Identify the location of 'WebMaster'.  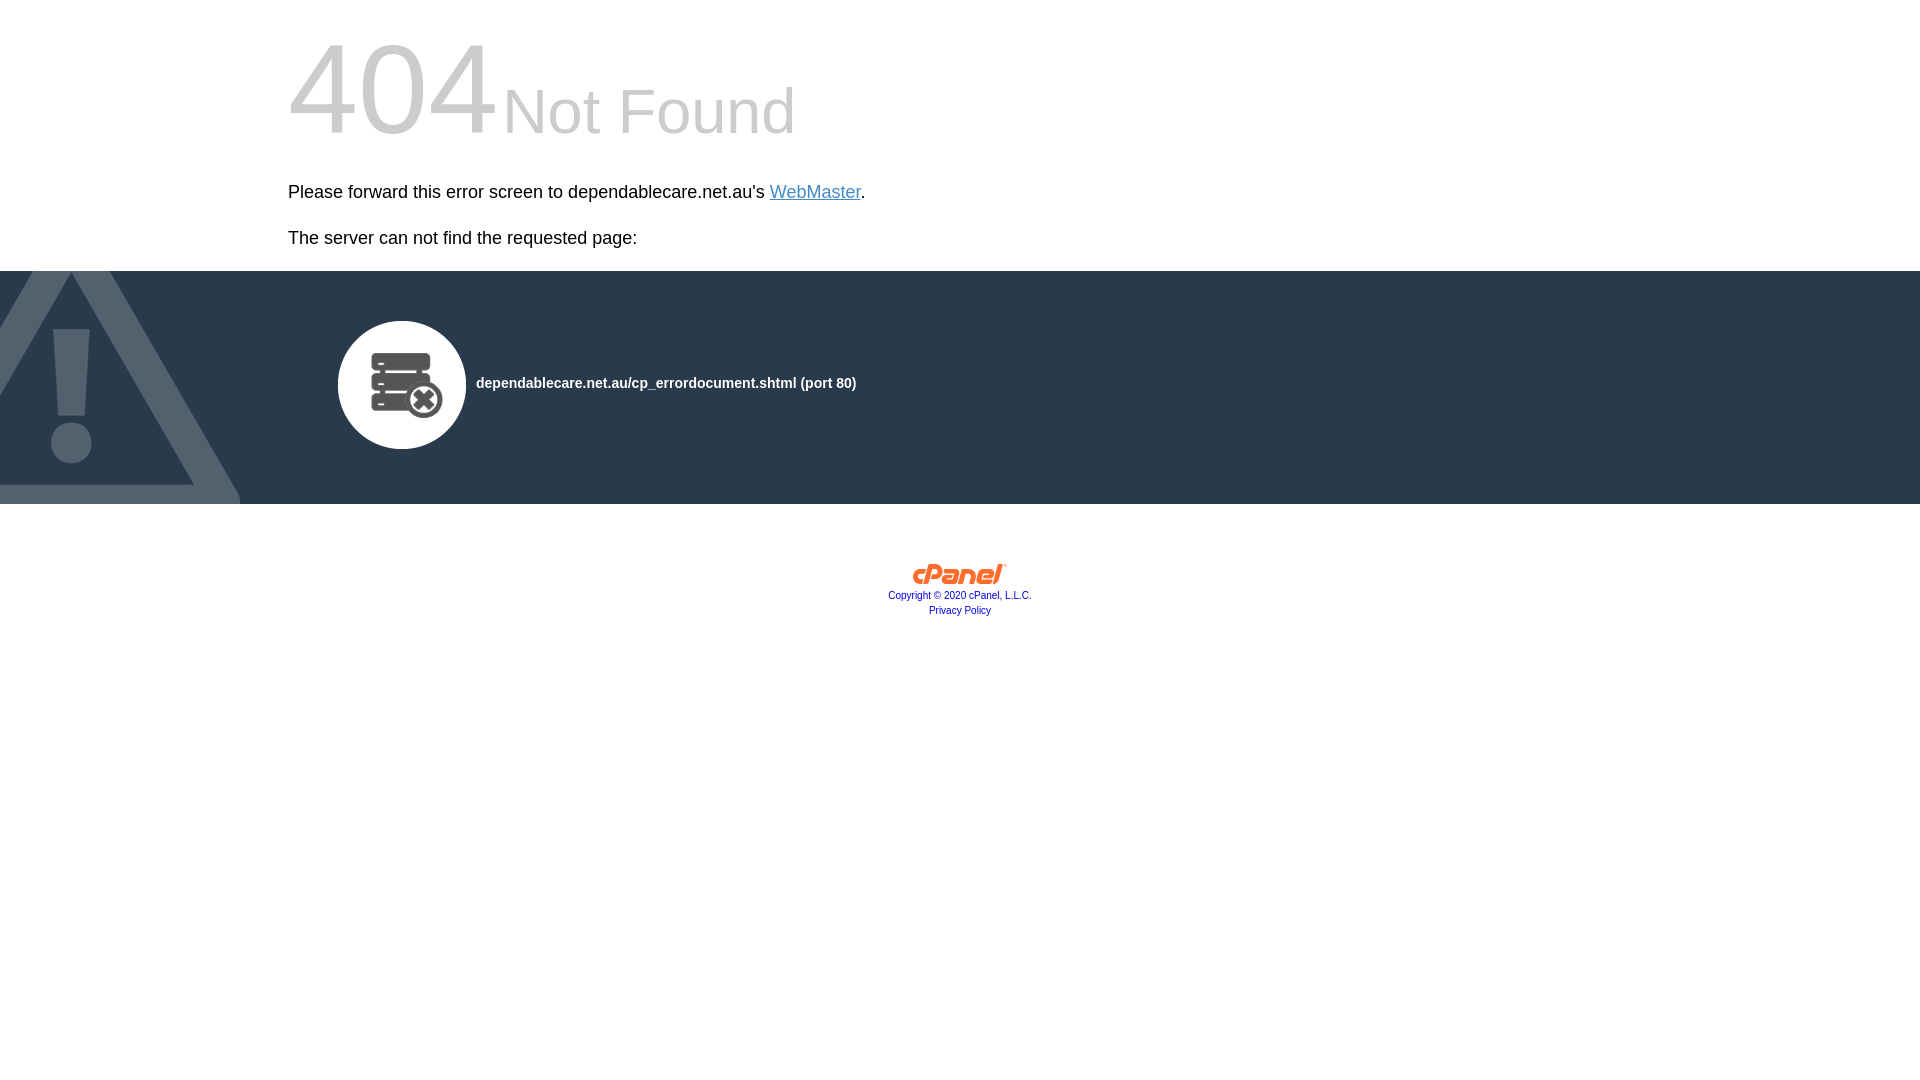
(815, 192).